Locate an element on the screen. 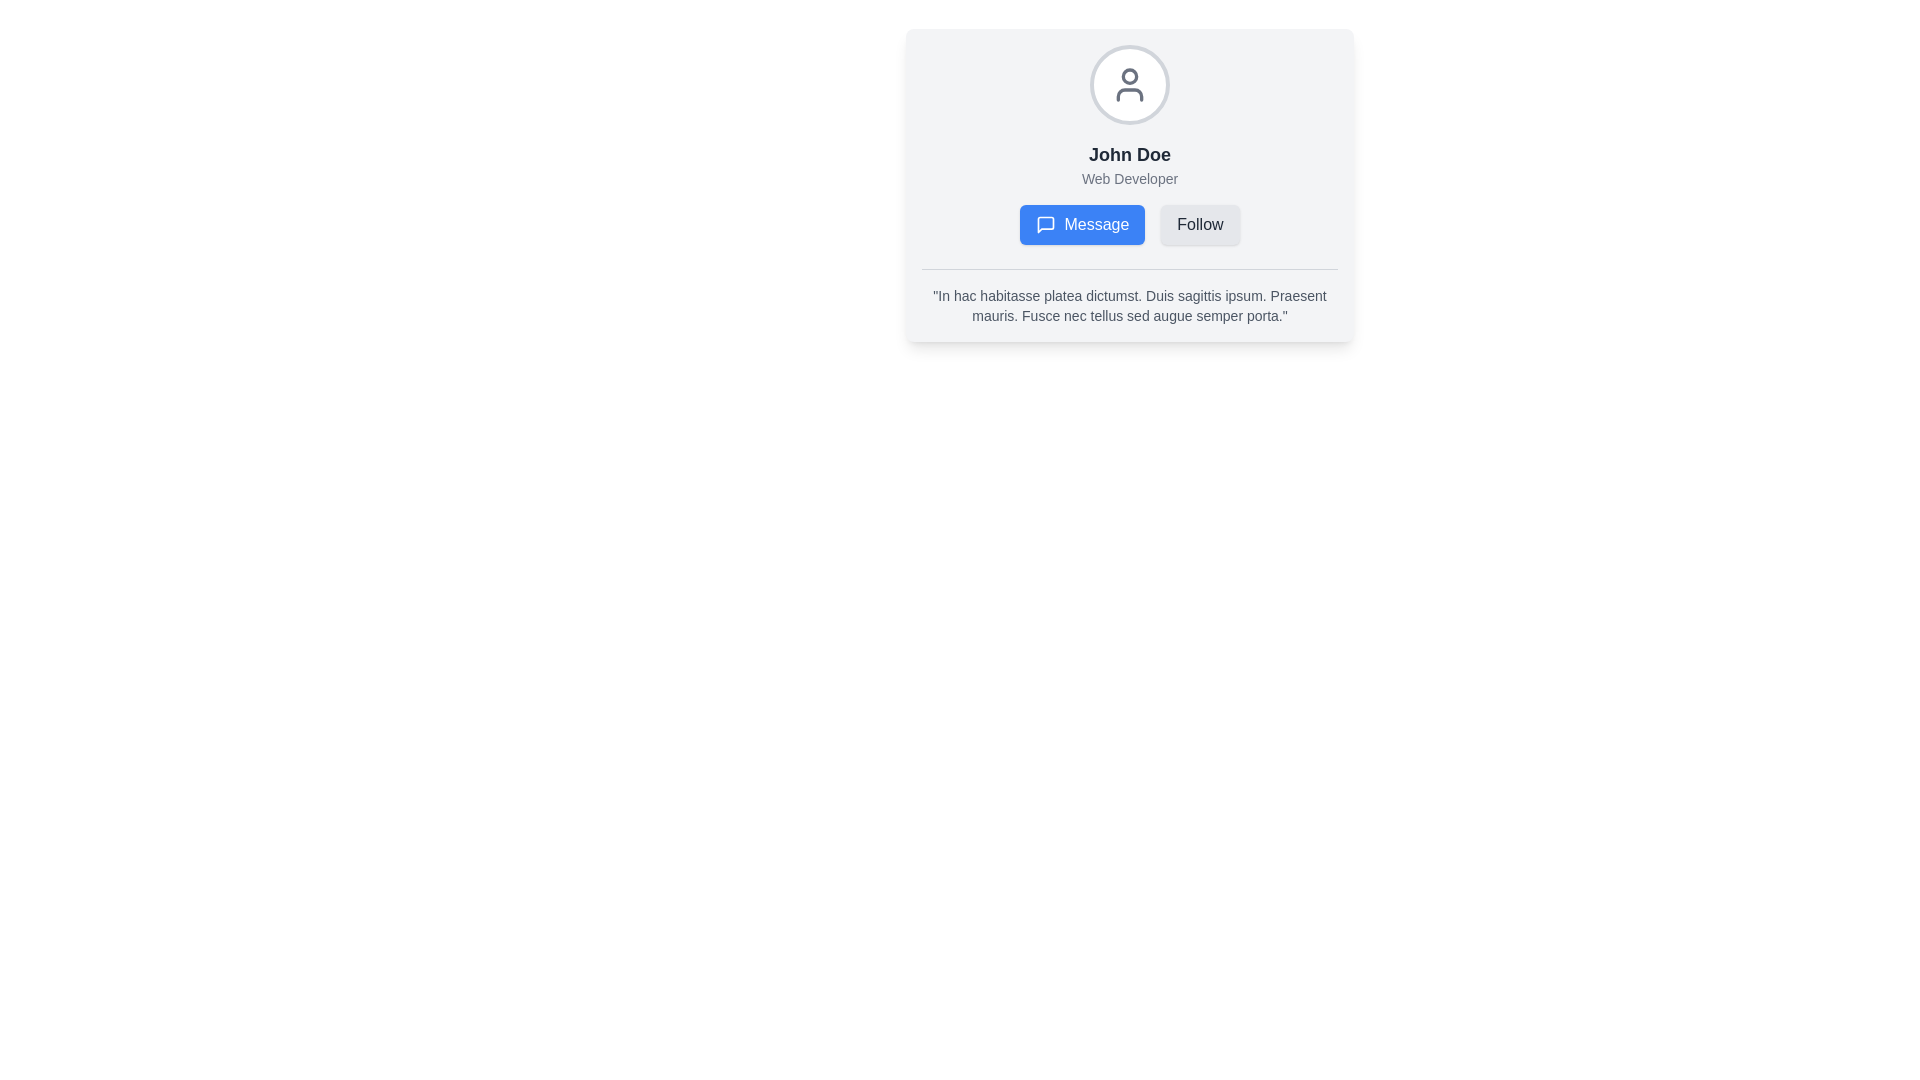 The width and height of the screenshot is (1920, 1080). the 'Send Message' button located to the left of the 'Follow' button, positioned beneath the user's name and profession details is located at coordinates (1129, 224).